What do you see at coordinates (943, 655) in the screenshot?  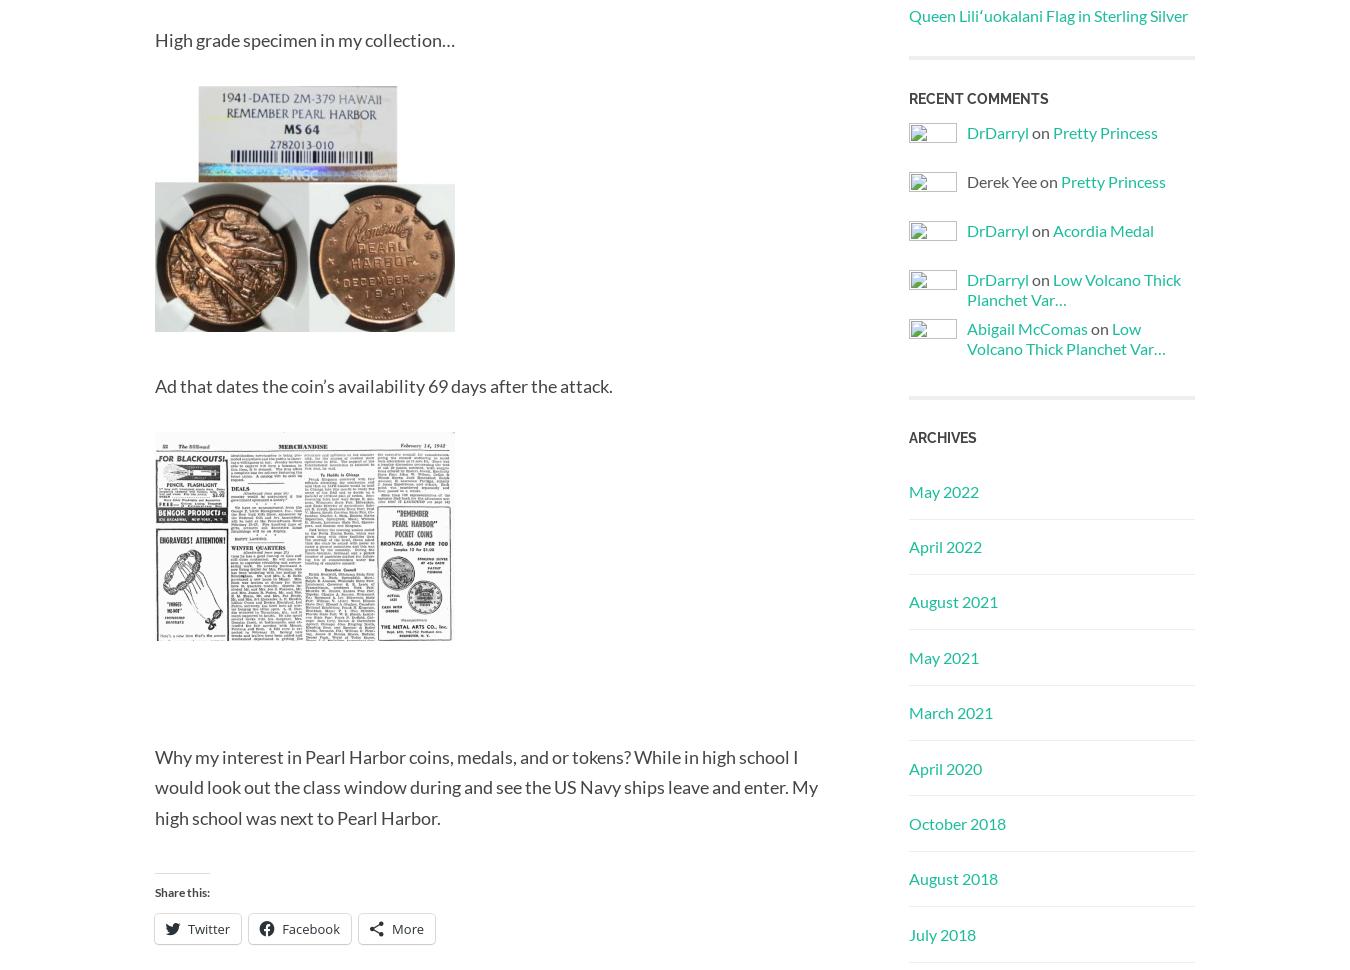 I see `'May 2021'` at bounding box center [943, 655].